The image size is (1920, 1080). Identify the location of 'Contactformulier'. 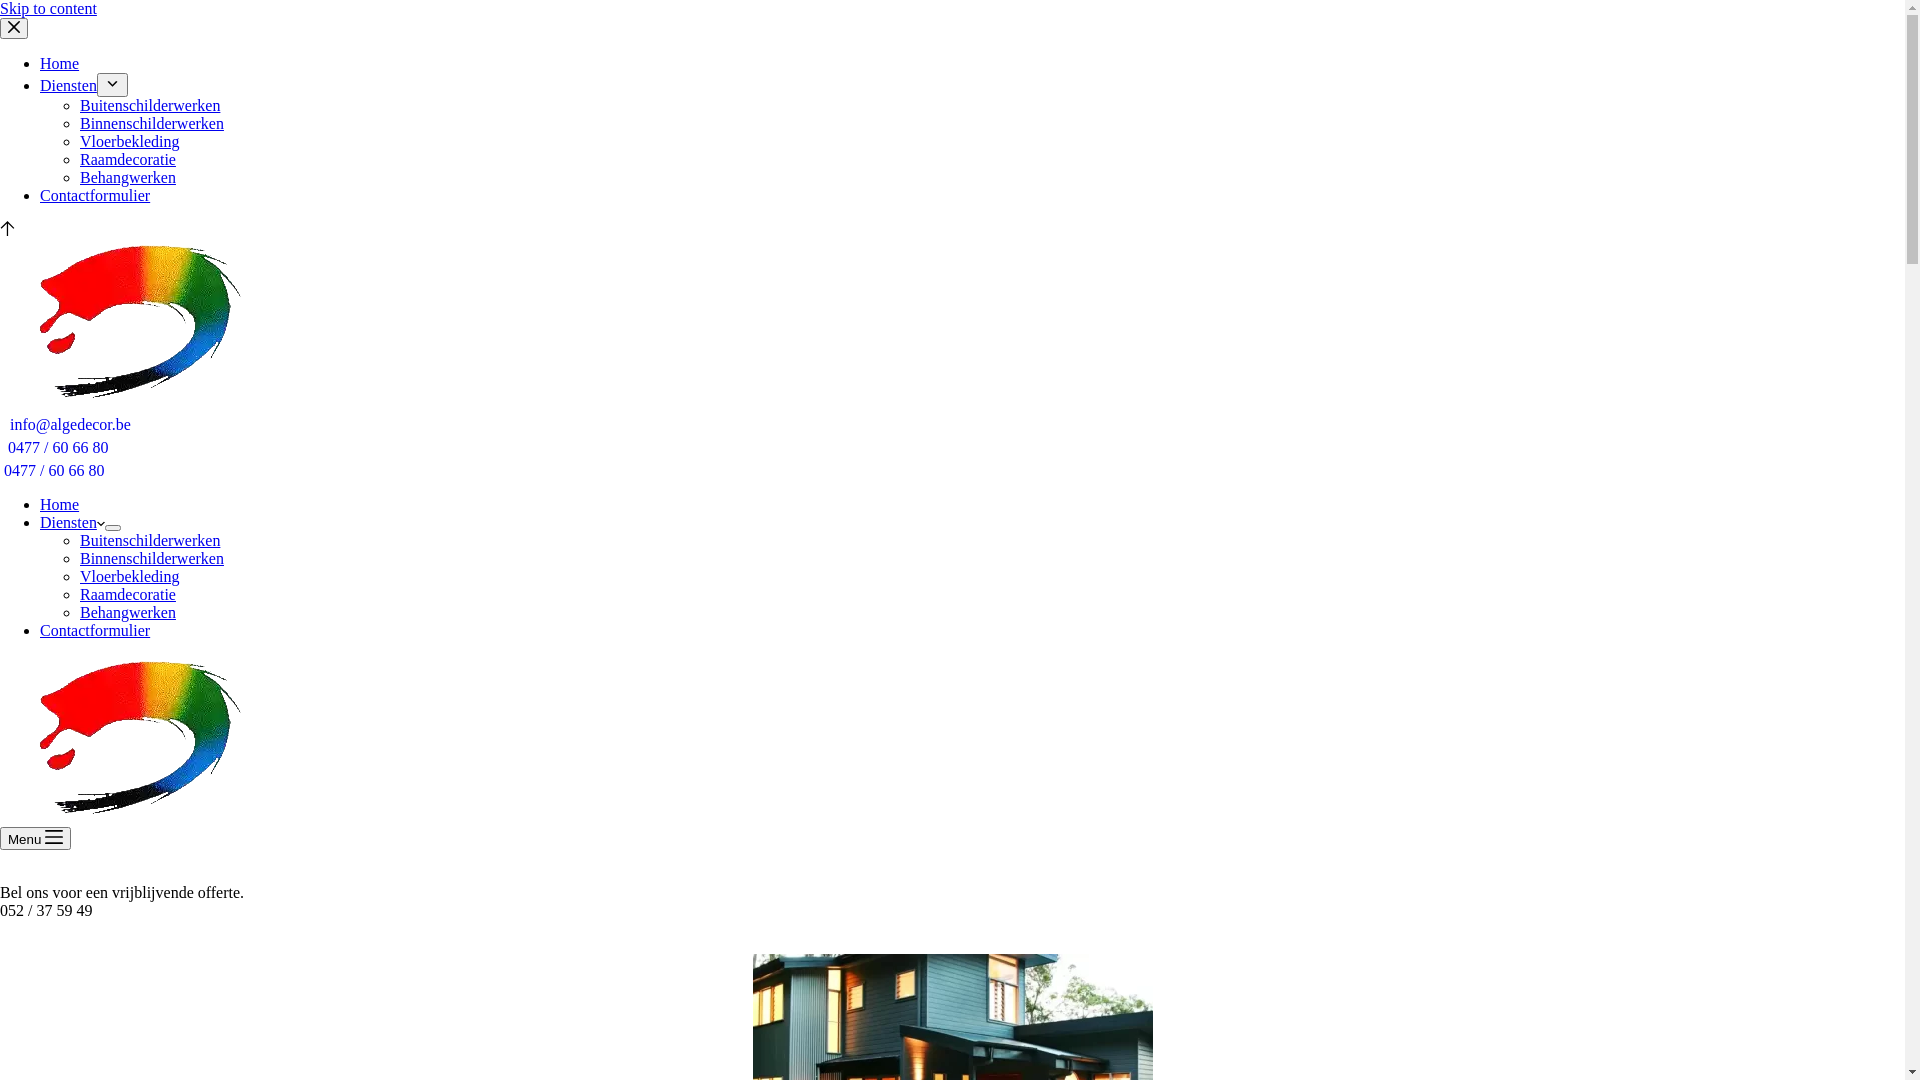
(94, 630).